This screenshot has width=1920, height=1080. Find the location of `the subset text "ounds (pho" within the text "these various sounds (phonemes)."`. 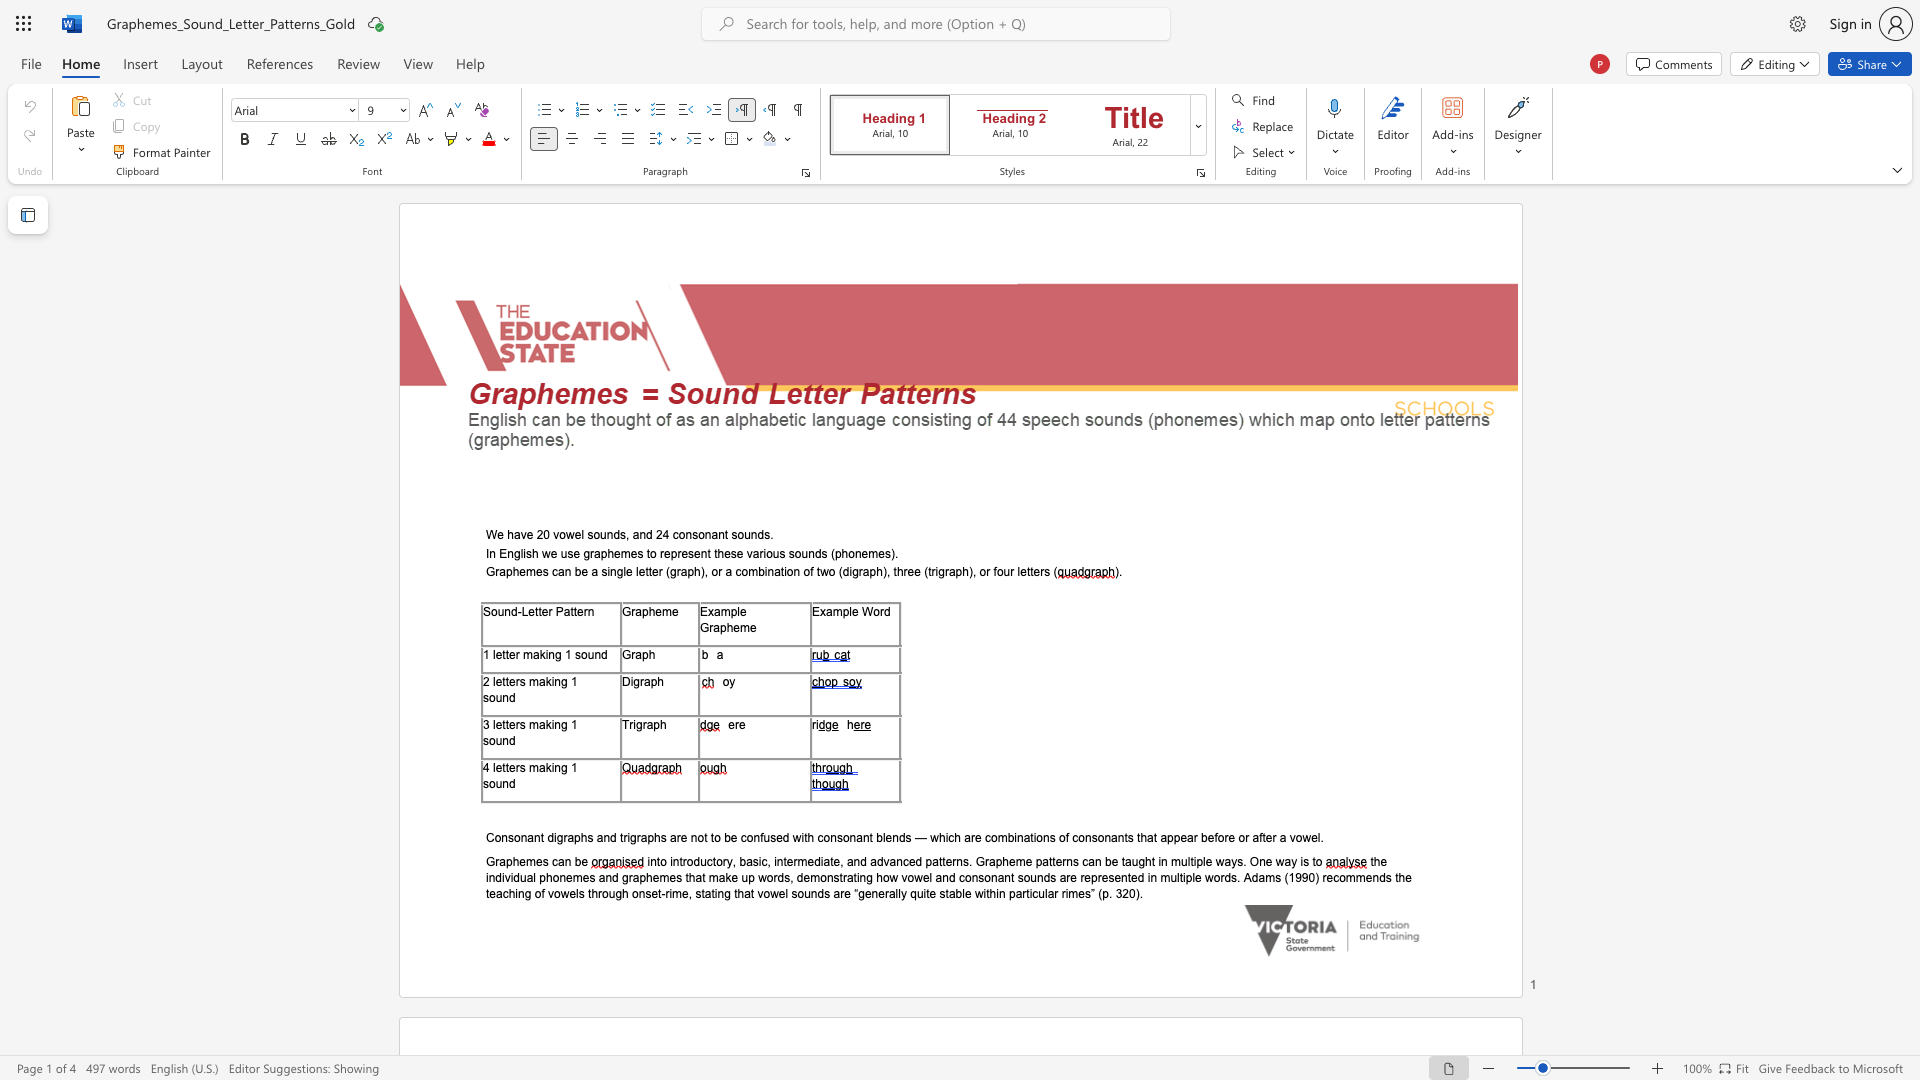

the subset text "ounds (pho" within the text "these various sounds (phonemes)." is located at coordinates (793, 553).